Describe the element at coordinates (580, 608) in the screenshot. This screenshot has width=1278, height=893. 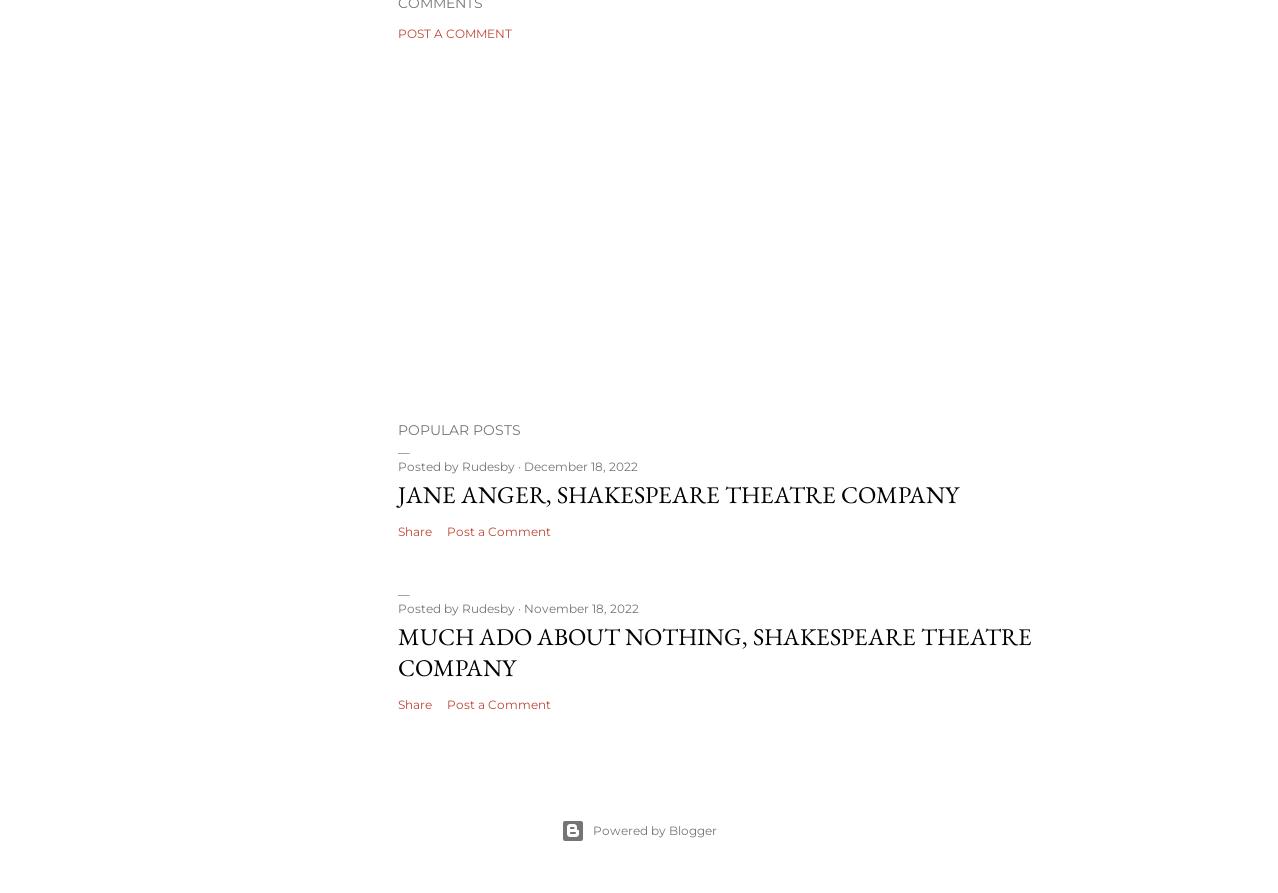
I see `'November 18, 2022'` at that location.